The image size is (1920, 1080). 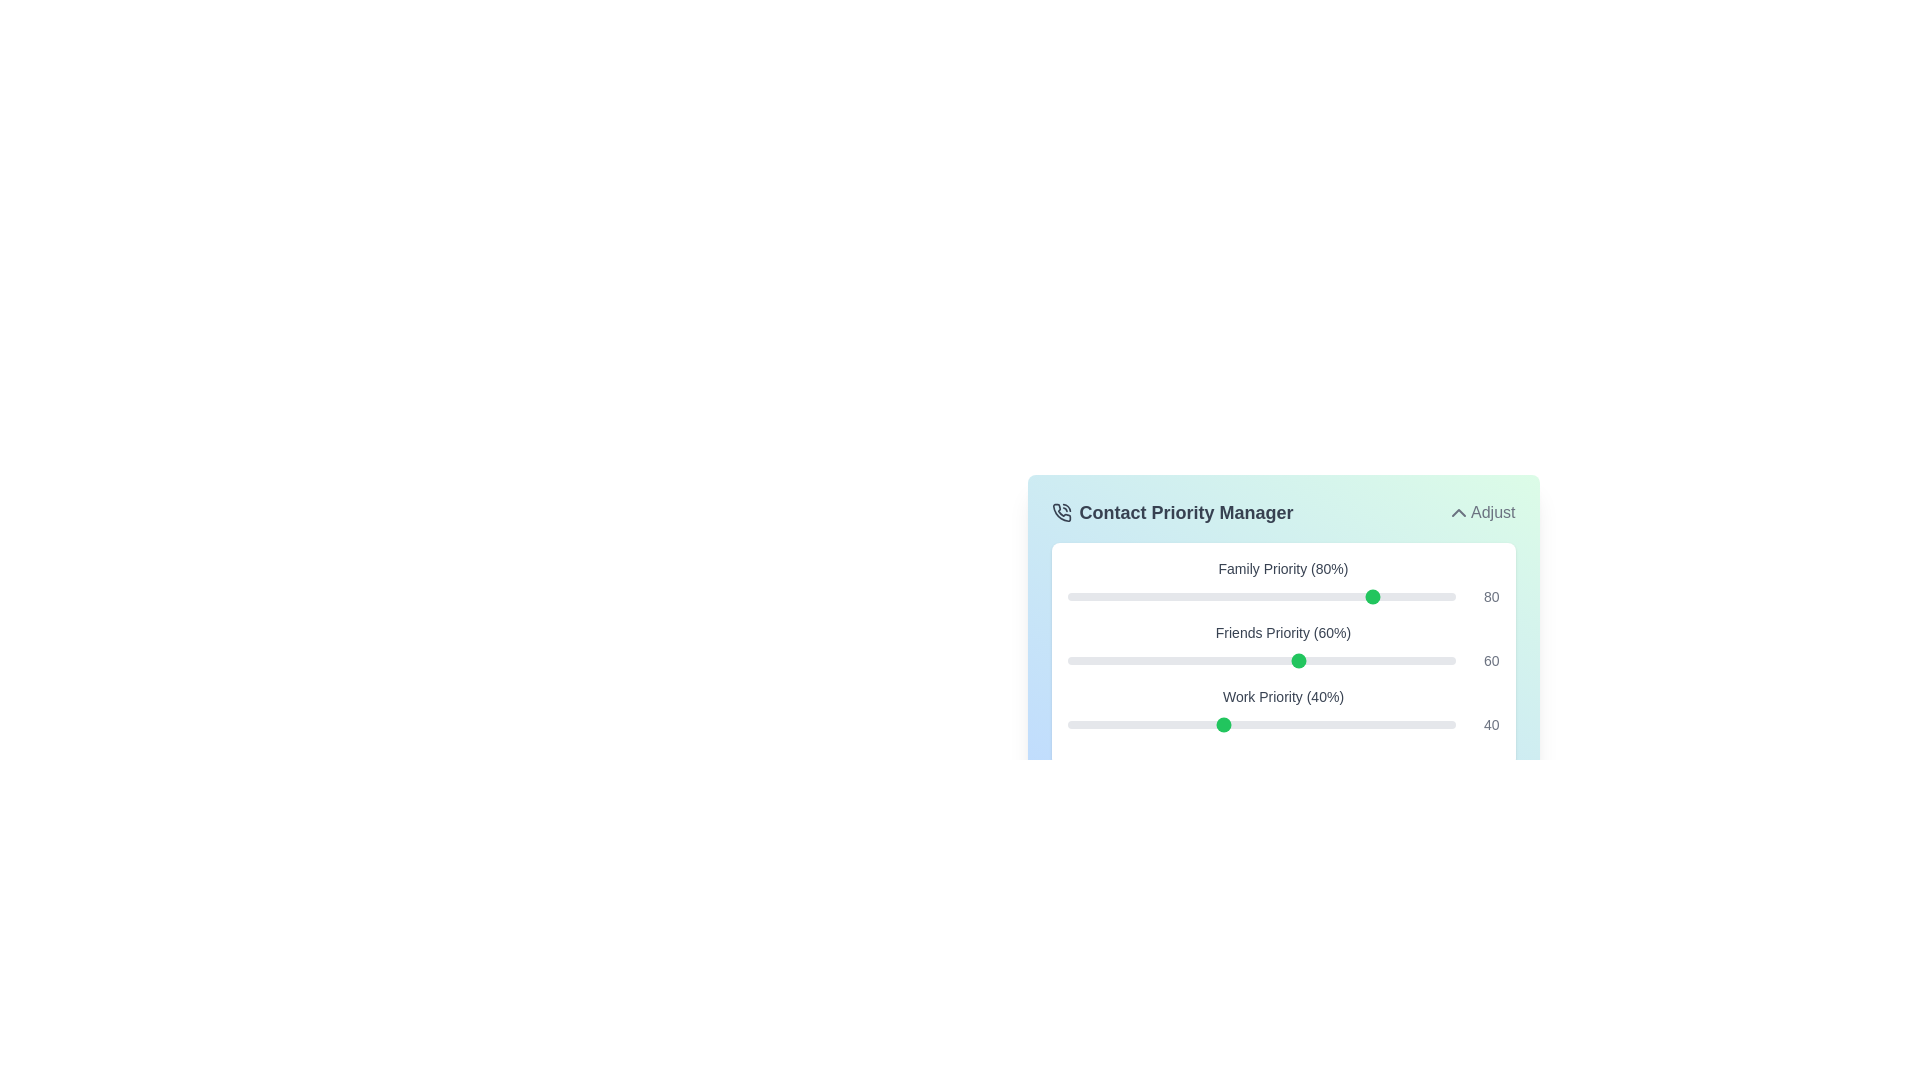 I want to click on the text 'Family Priority (80%)' to highlight it, so click(x=1171, y=569).